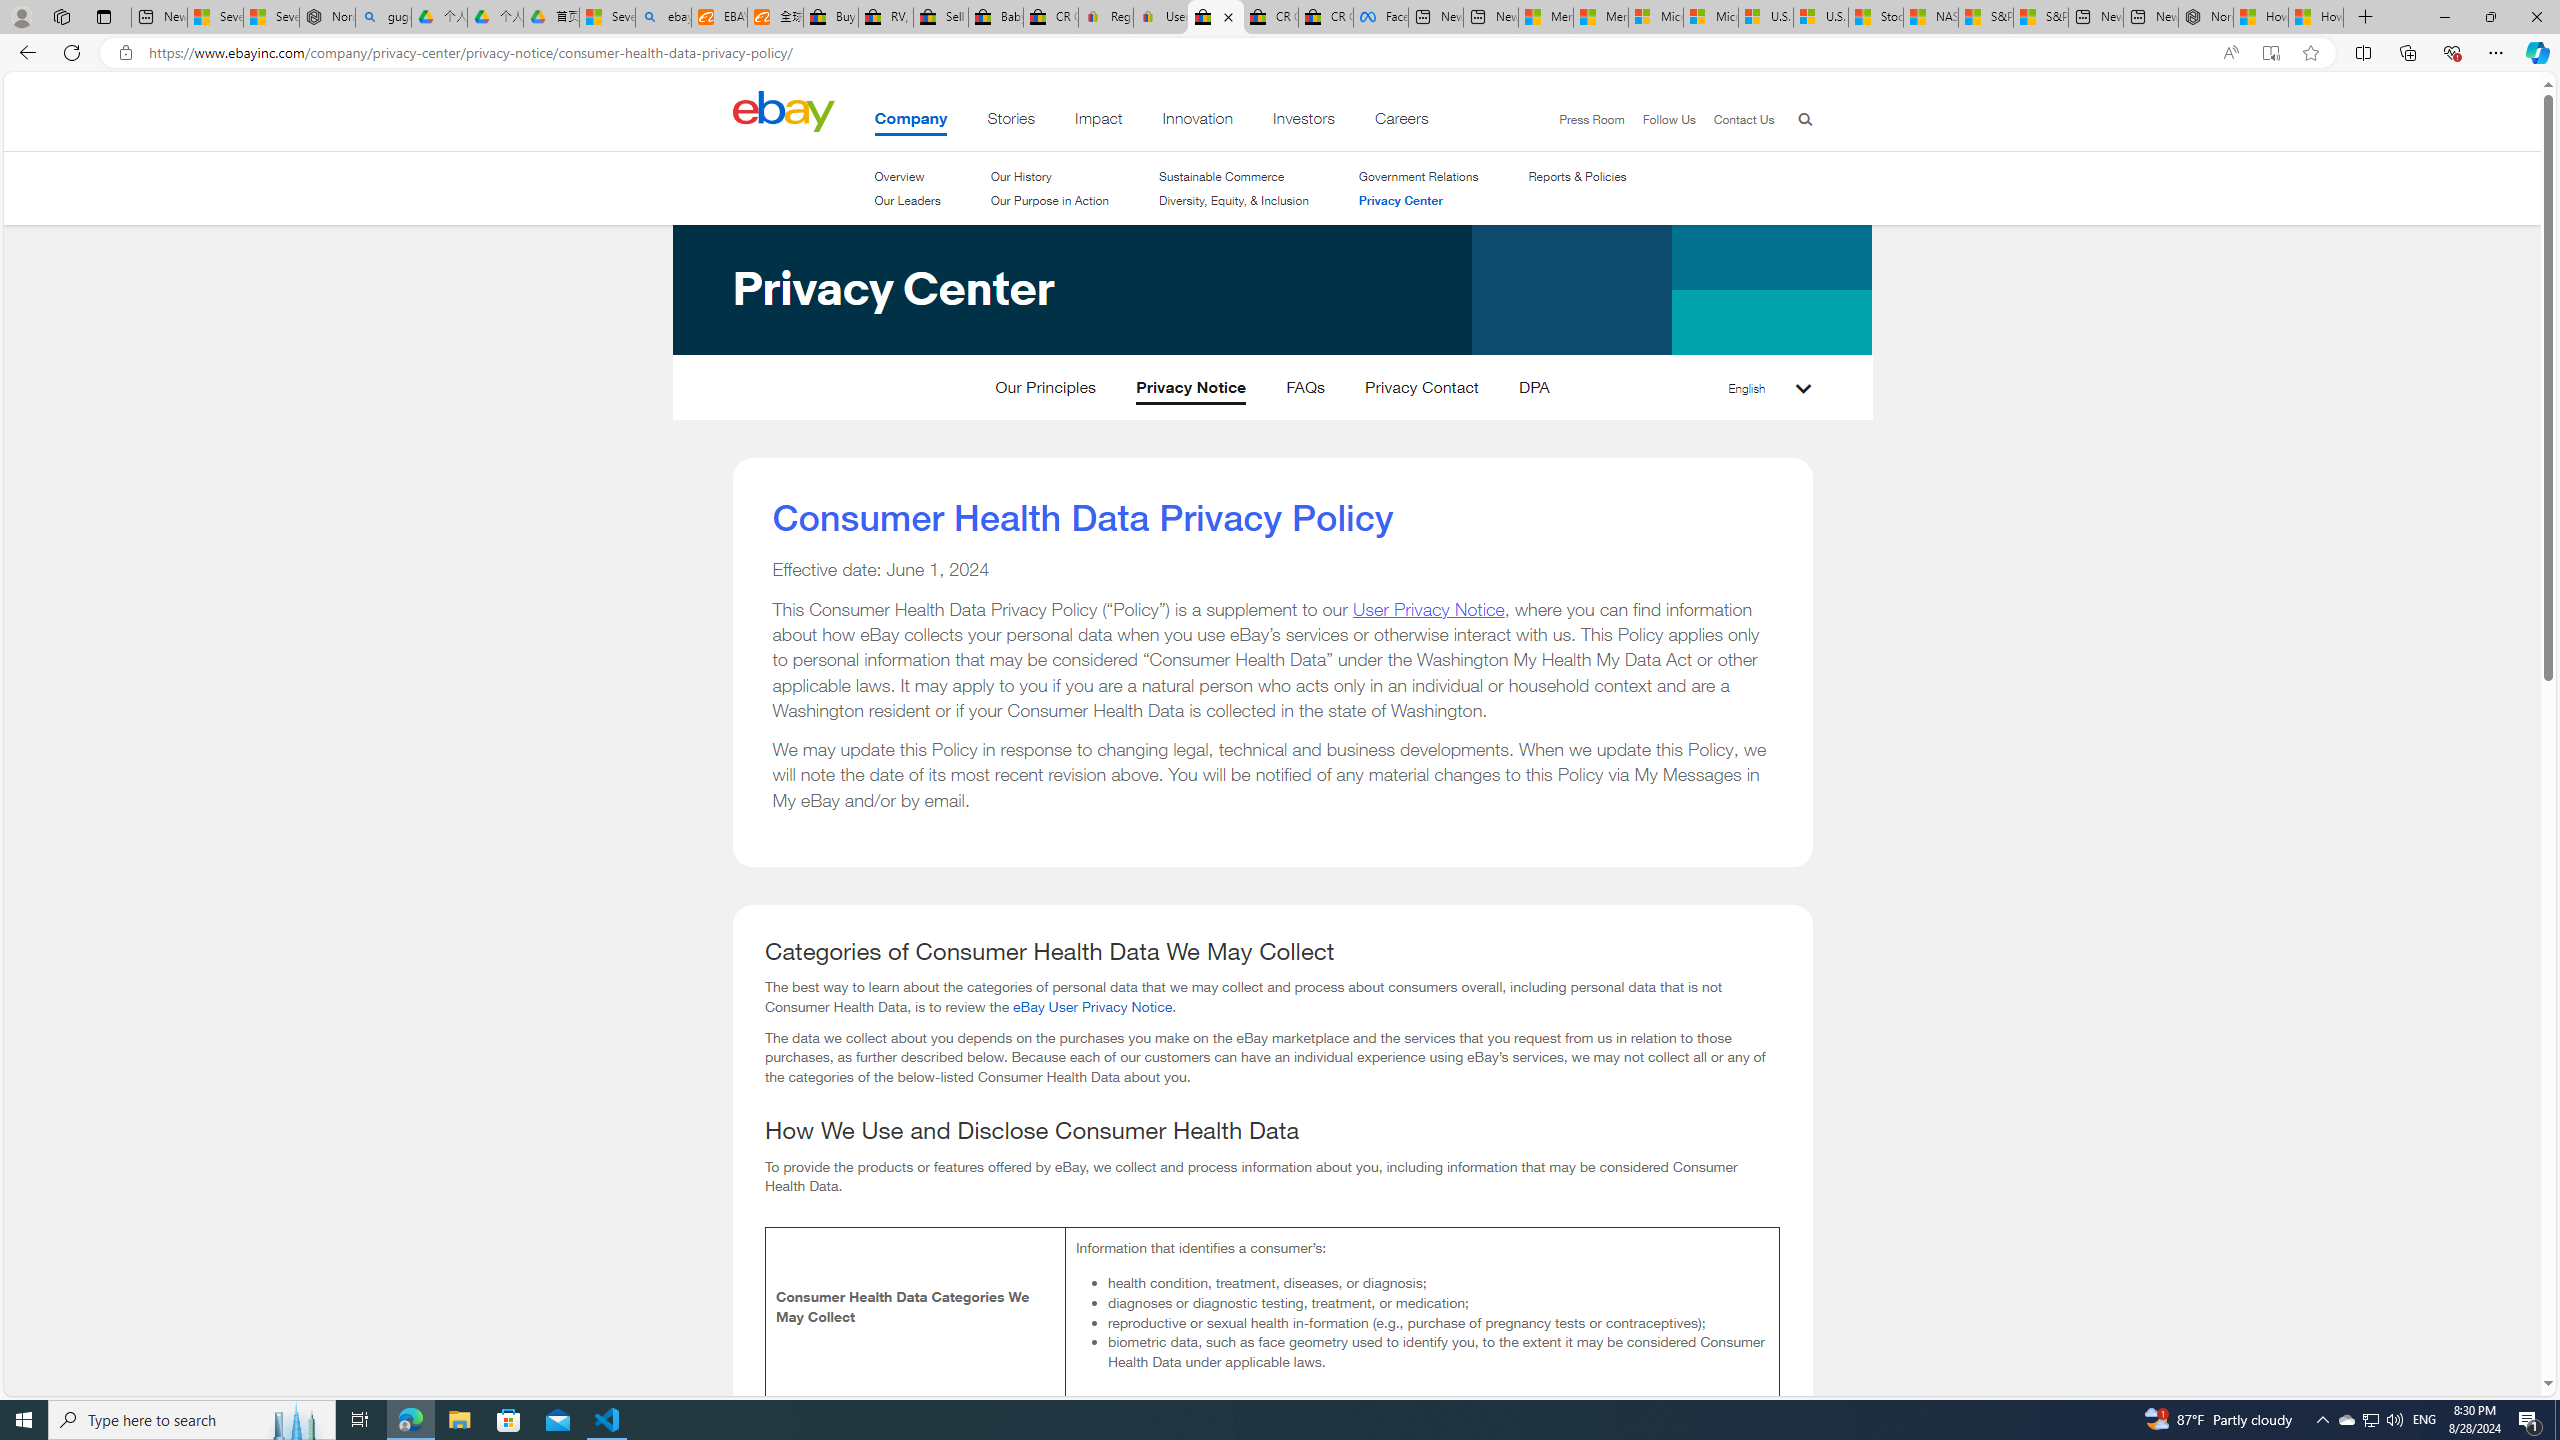  Describe the element at coordinates (1104, 16) in the screenshot. I see `'Register: Create a personal eBay account'` at that location.